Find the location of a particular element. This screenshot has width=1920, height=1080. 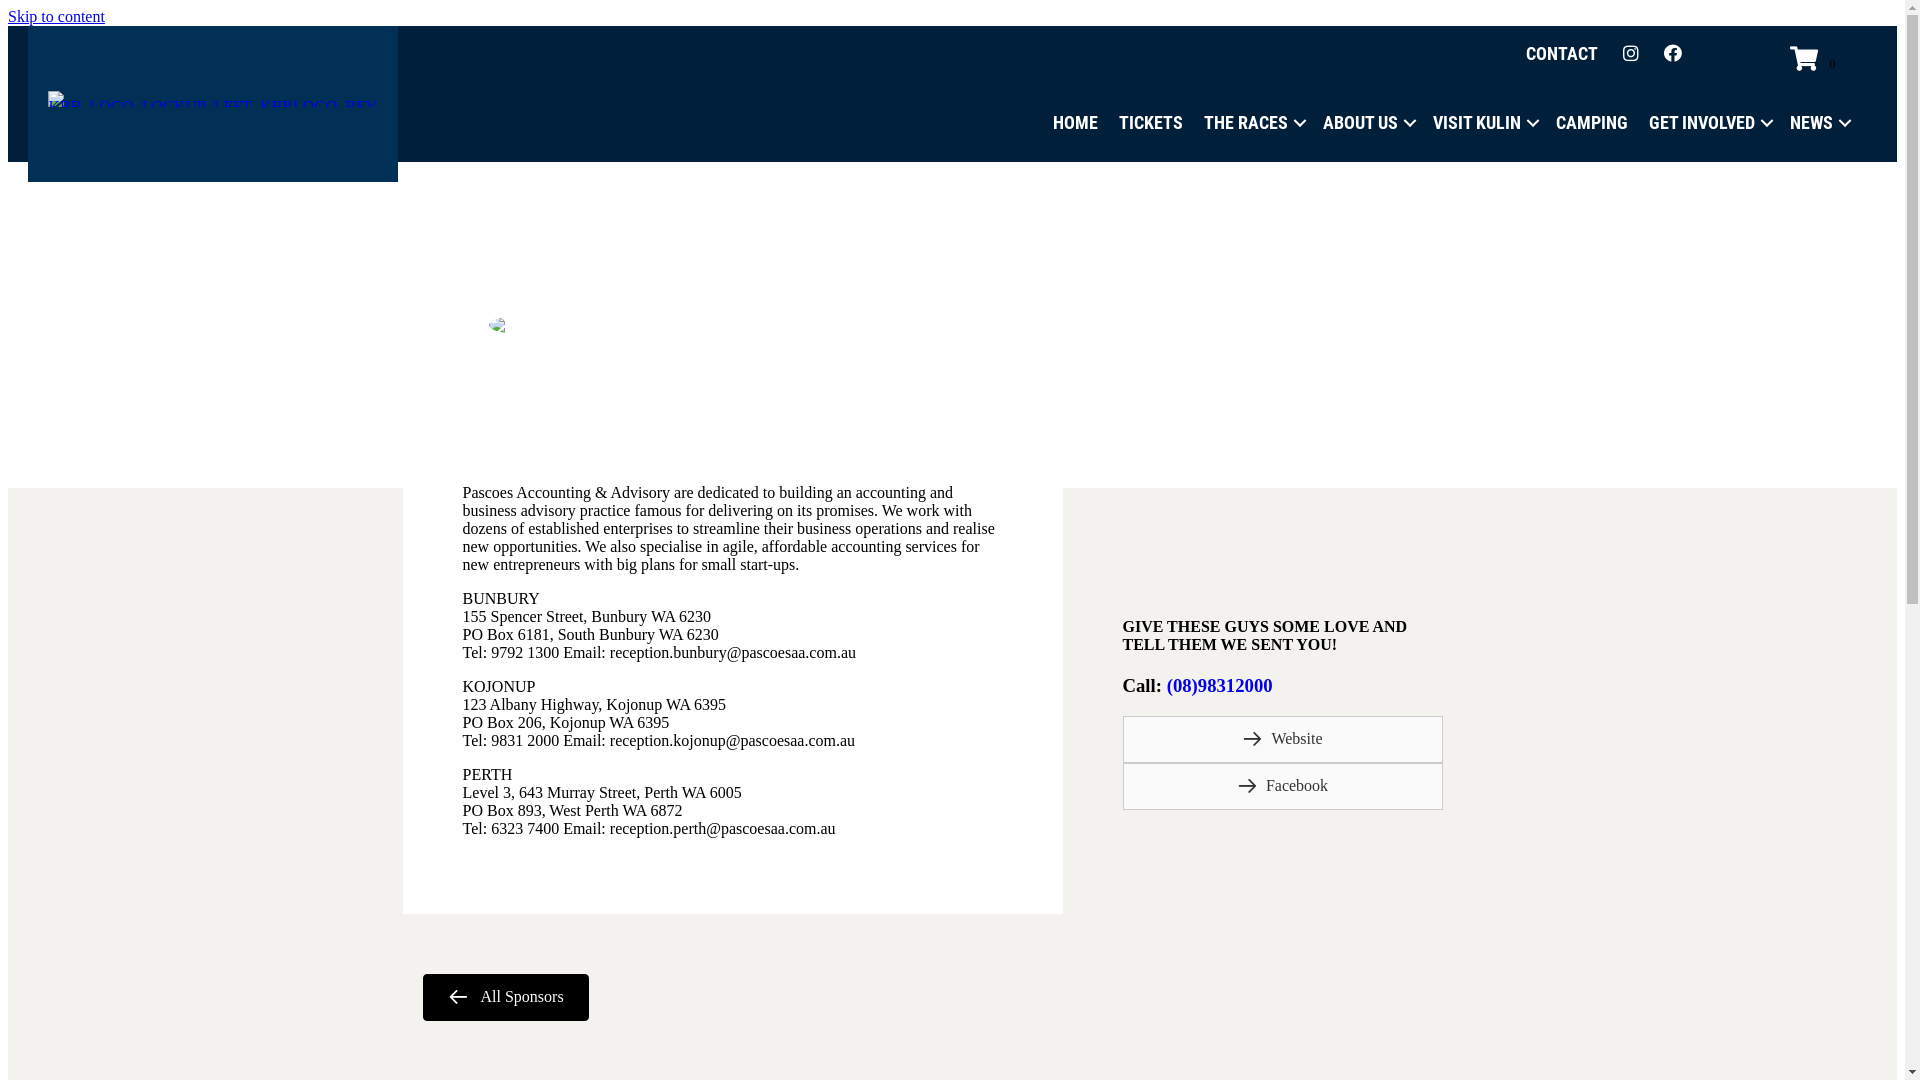

'NEWS' is located at coordinates (1818, 123).